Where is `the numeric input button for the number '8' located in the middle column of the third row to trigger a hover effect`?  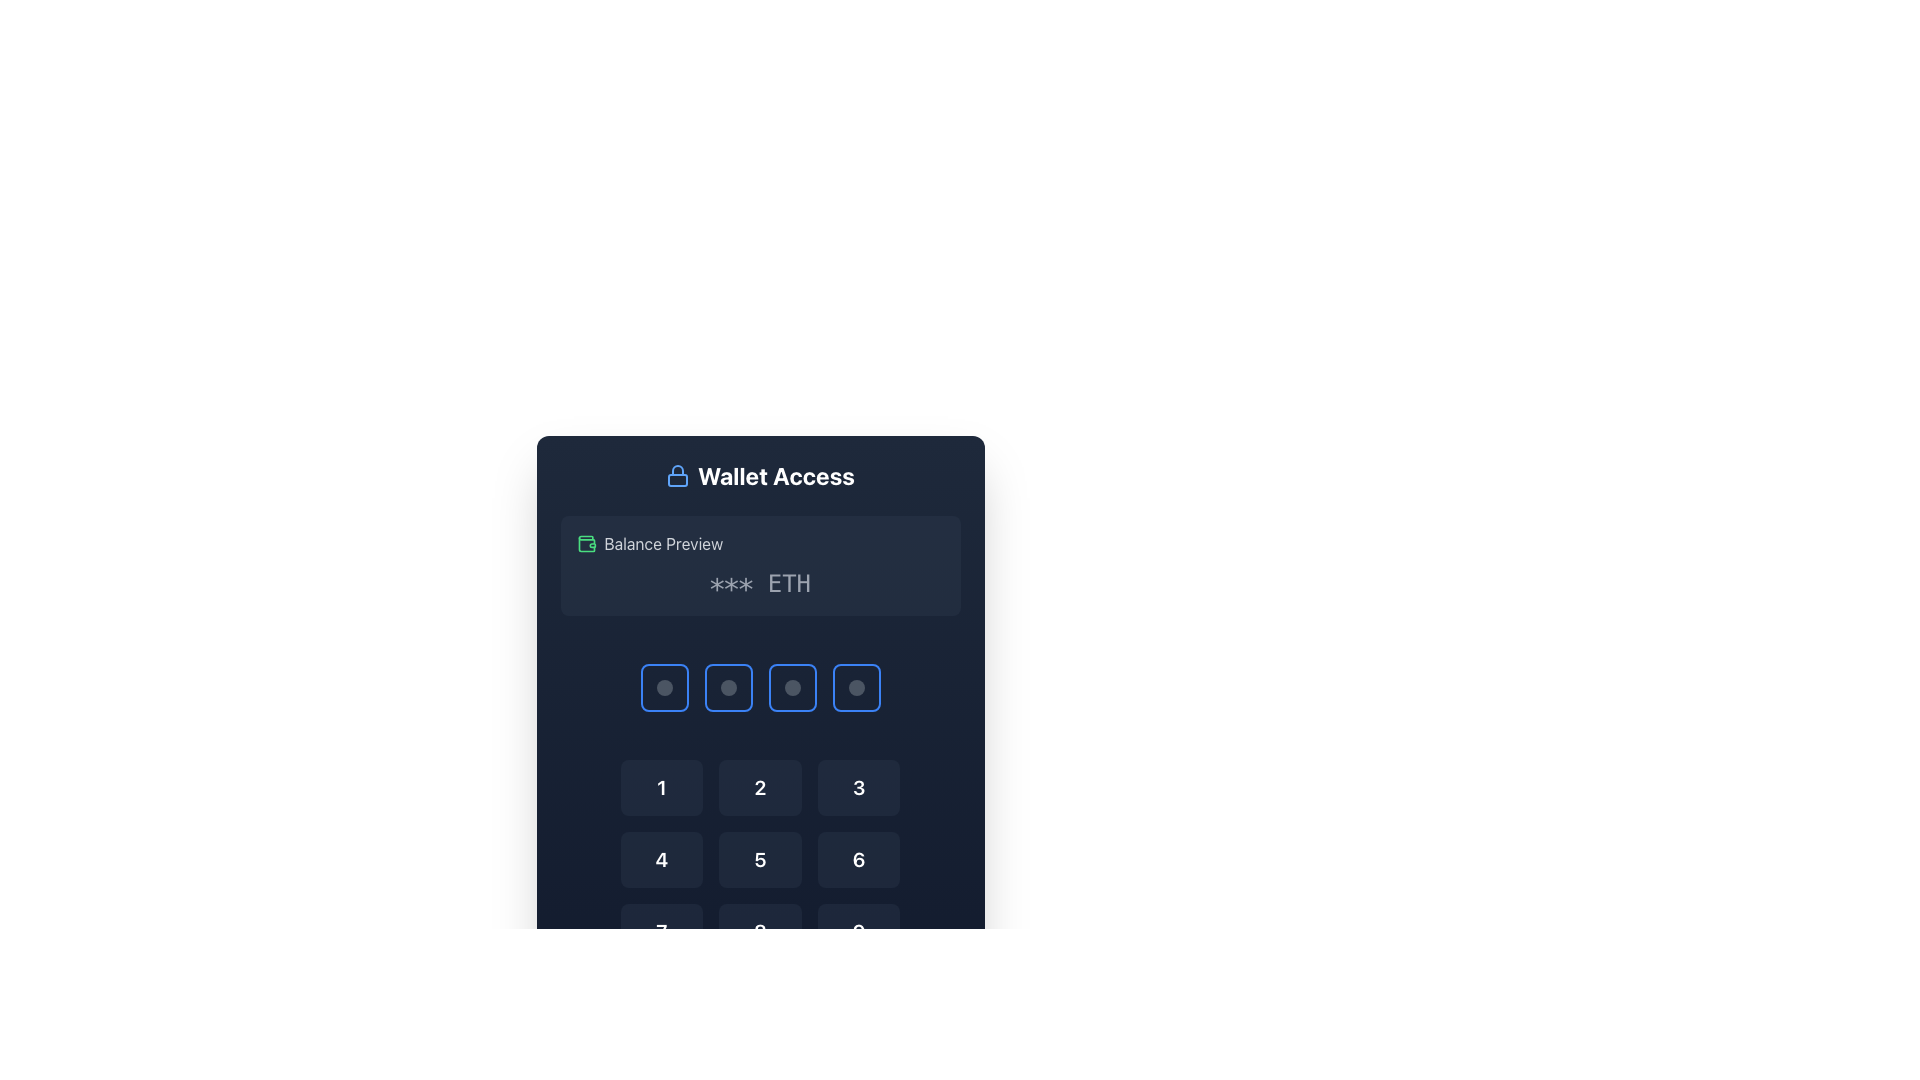
the numeric input button for the number '8' located in the middle column of the third row to trigger a hover effect is located at coordinates (759, 932).